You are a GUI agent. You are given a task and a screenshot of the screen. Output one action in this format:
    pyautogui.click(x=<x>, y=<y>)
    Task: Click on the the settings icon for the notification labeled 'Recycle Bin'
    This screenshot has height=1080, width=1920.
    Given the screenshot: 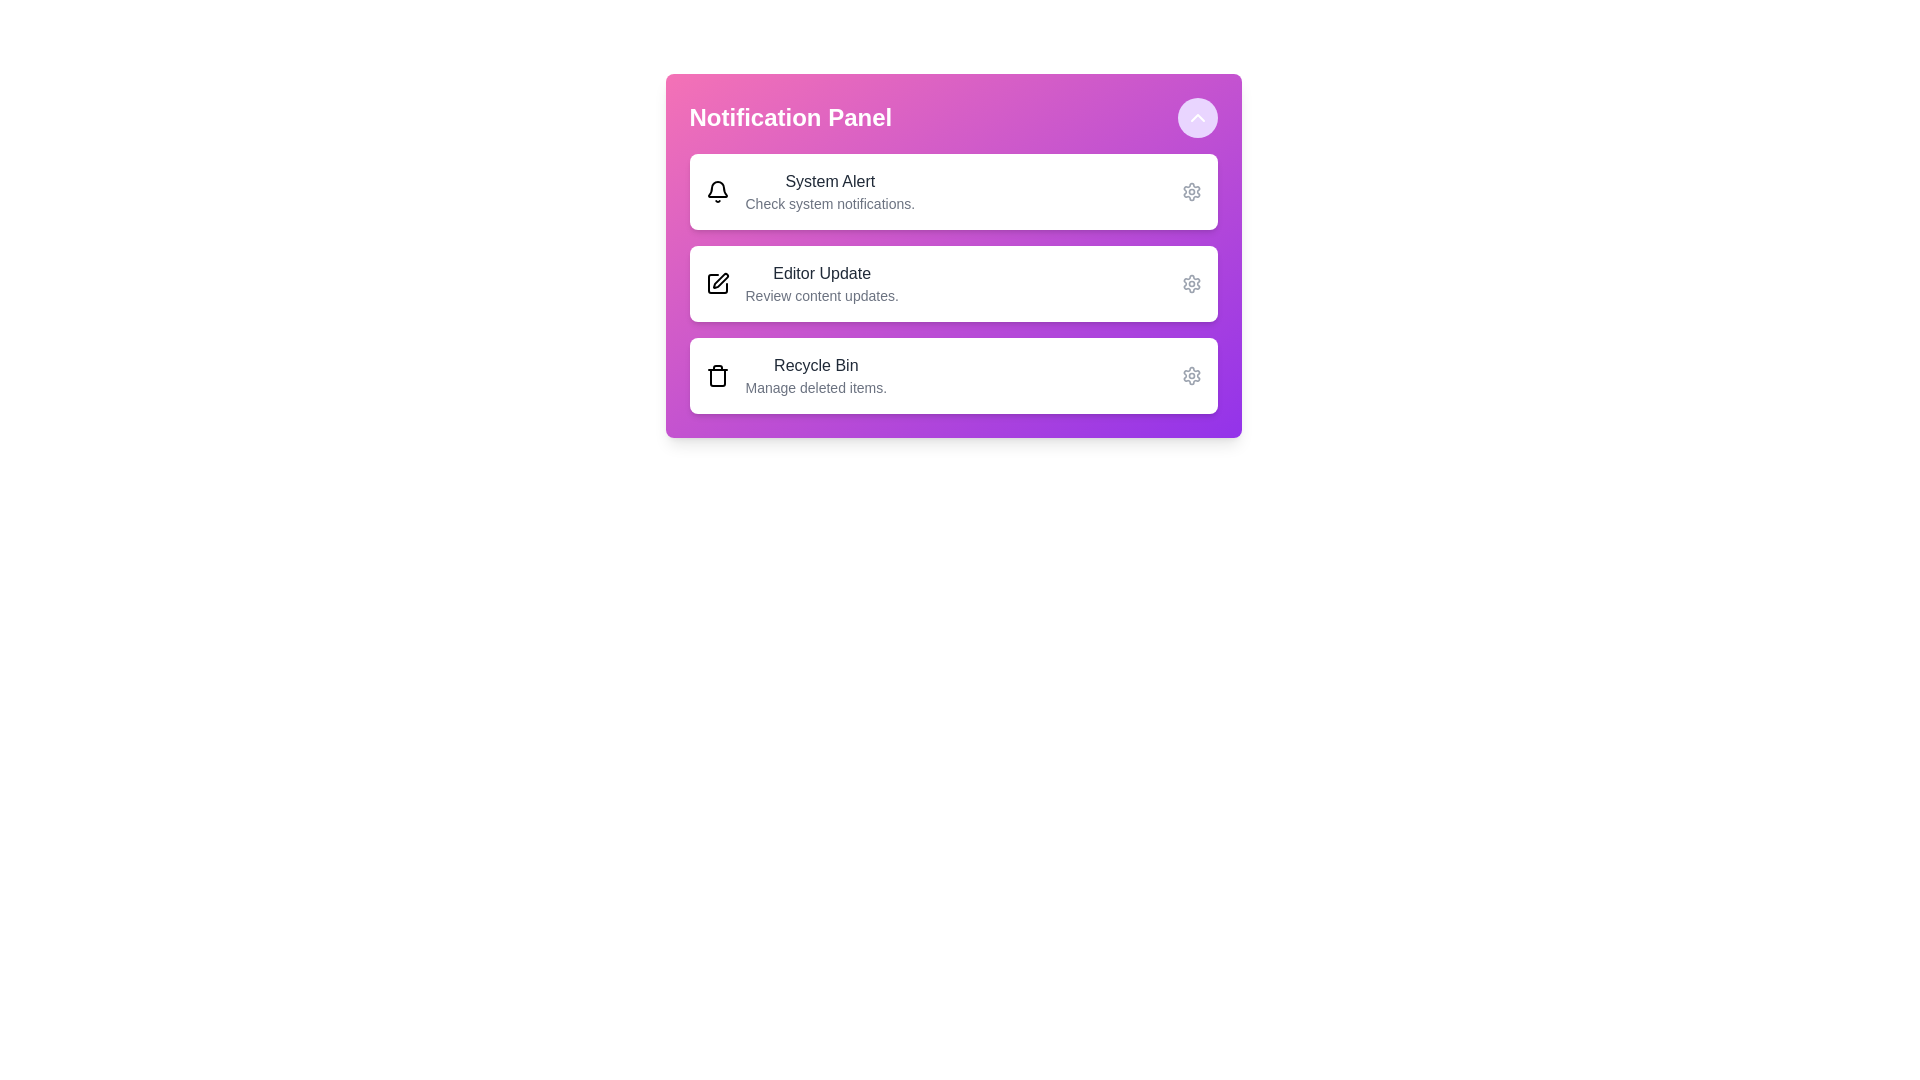 What is the action you would take?
    pyautogui.click(x=1191, y=375)
    